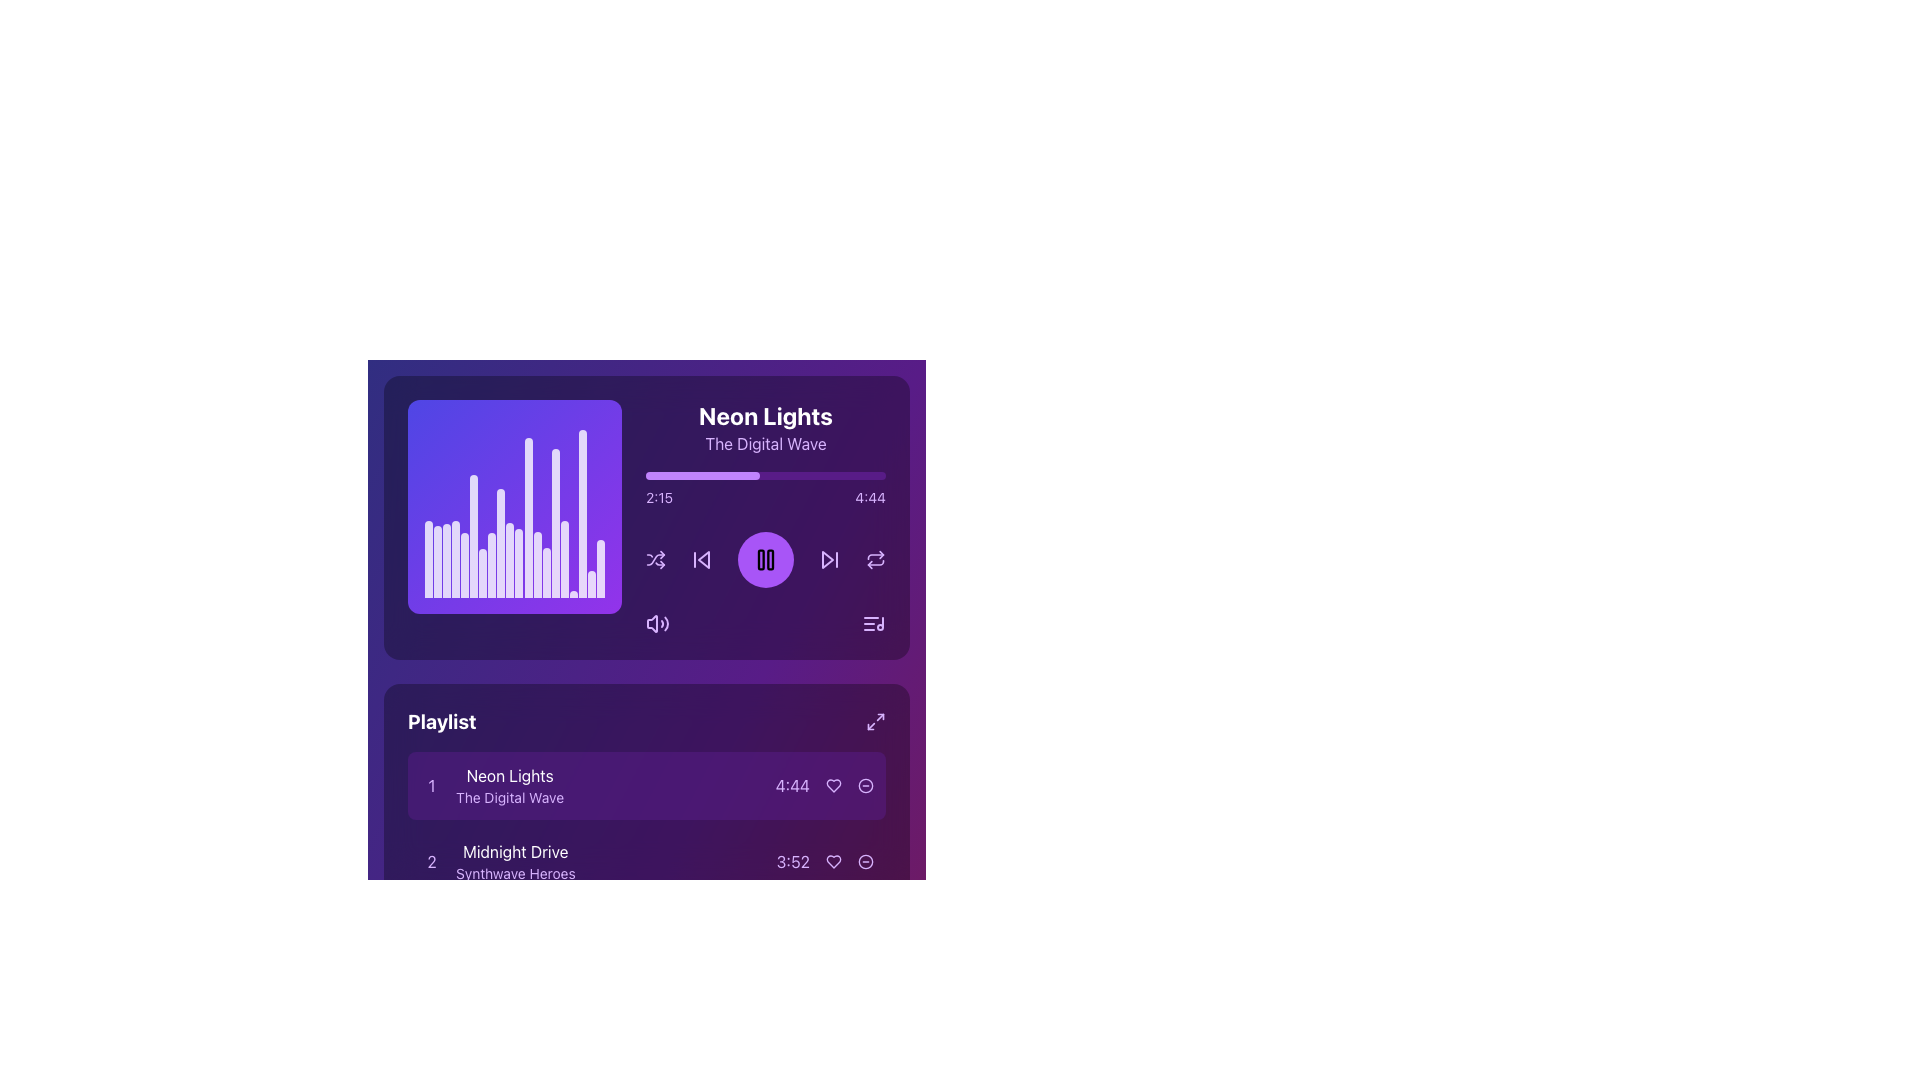 The image size is (1920, 1080). What do you see at coordinates (492, 565) in the screenshot?
I see `the eighth vertical bar of the bar graph component, which is styled with a rounded top and slightly transparent white color, part of an audio visualizer interface` at bounding box center [492, 565].